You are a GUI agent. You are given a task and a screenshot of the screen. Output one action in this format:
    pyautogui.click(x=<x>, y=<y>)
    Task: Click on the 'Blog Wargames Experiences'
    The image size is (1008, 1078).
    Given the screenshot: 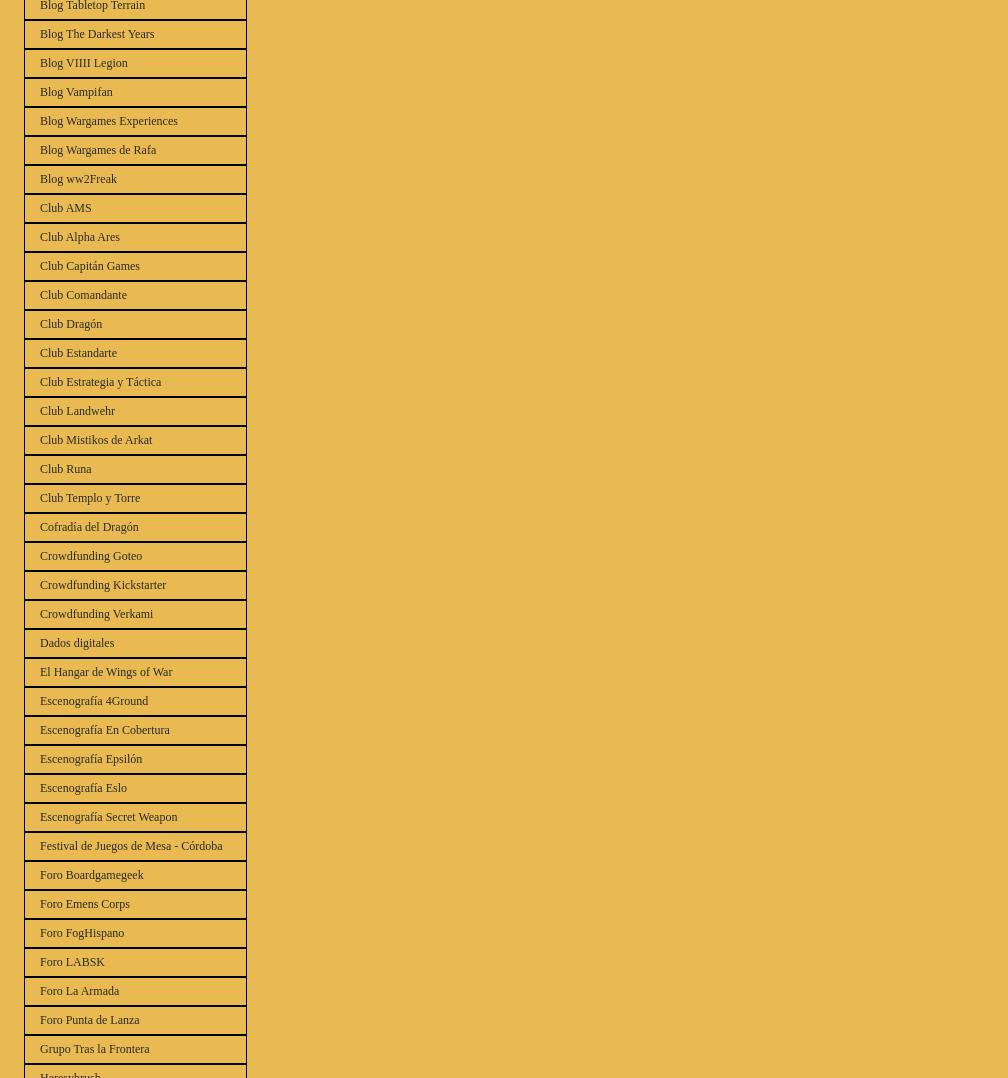 What is the action you would take?
    pyautogui.click(x=108, y=120)
    